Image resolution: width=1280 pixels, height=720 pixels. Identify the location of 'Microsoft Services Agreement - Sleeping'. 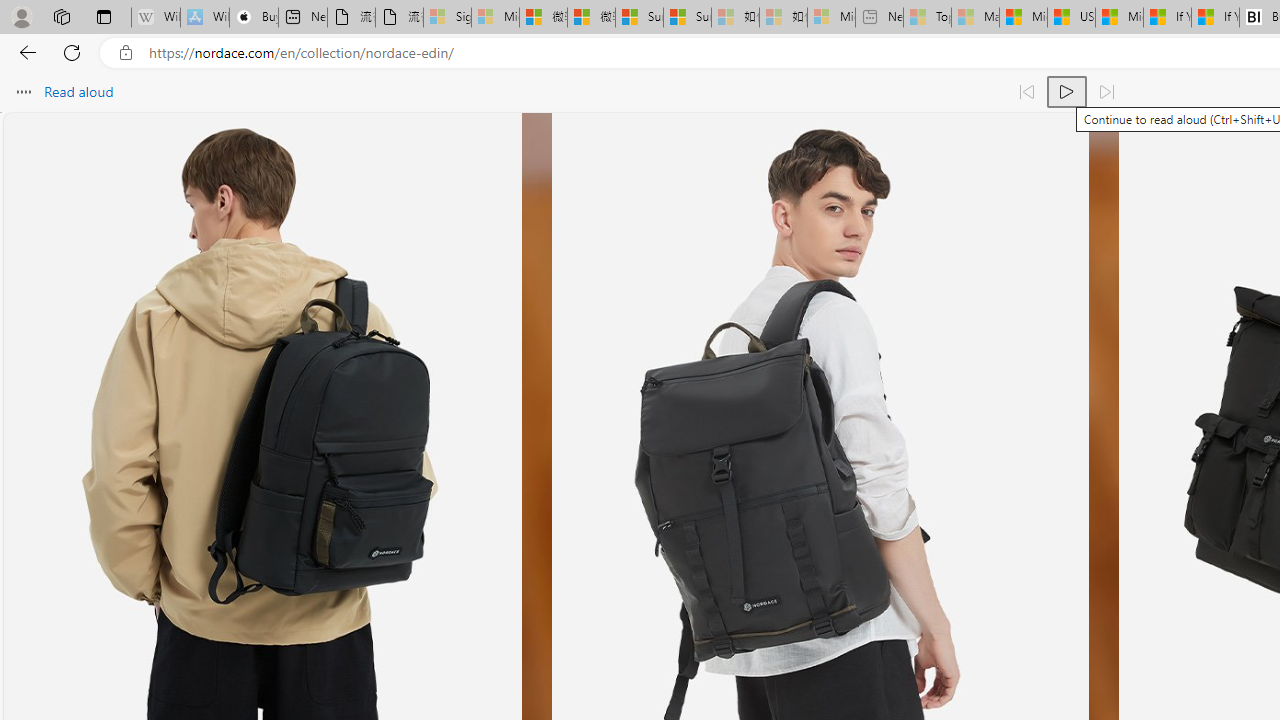
(495, 17).